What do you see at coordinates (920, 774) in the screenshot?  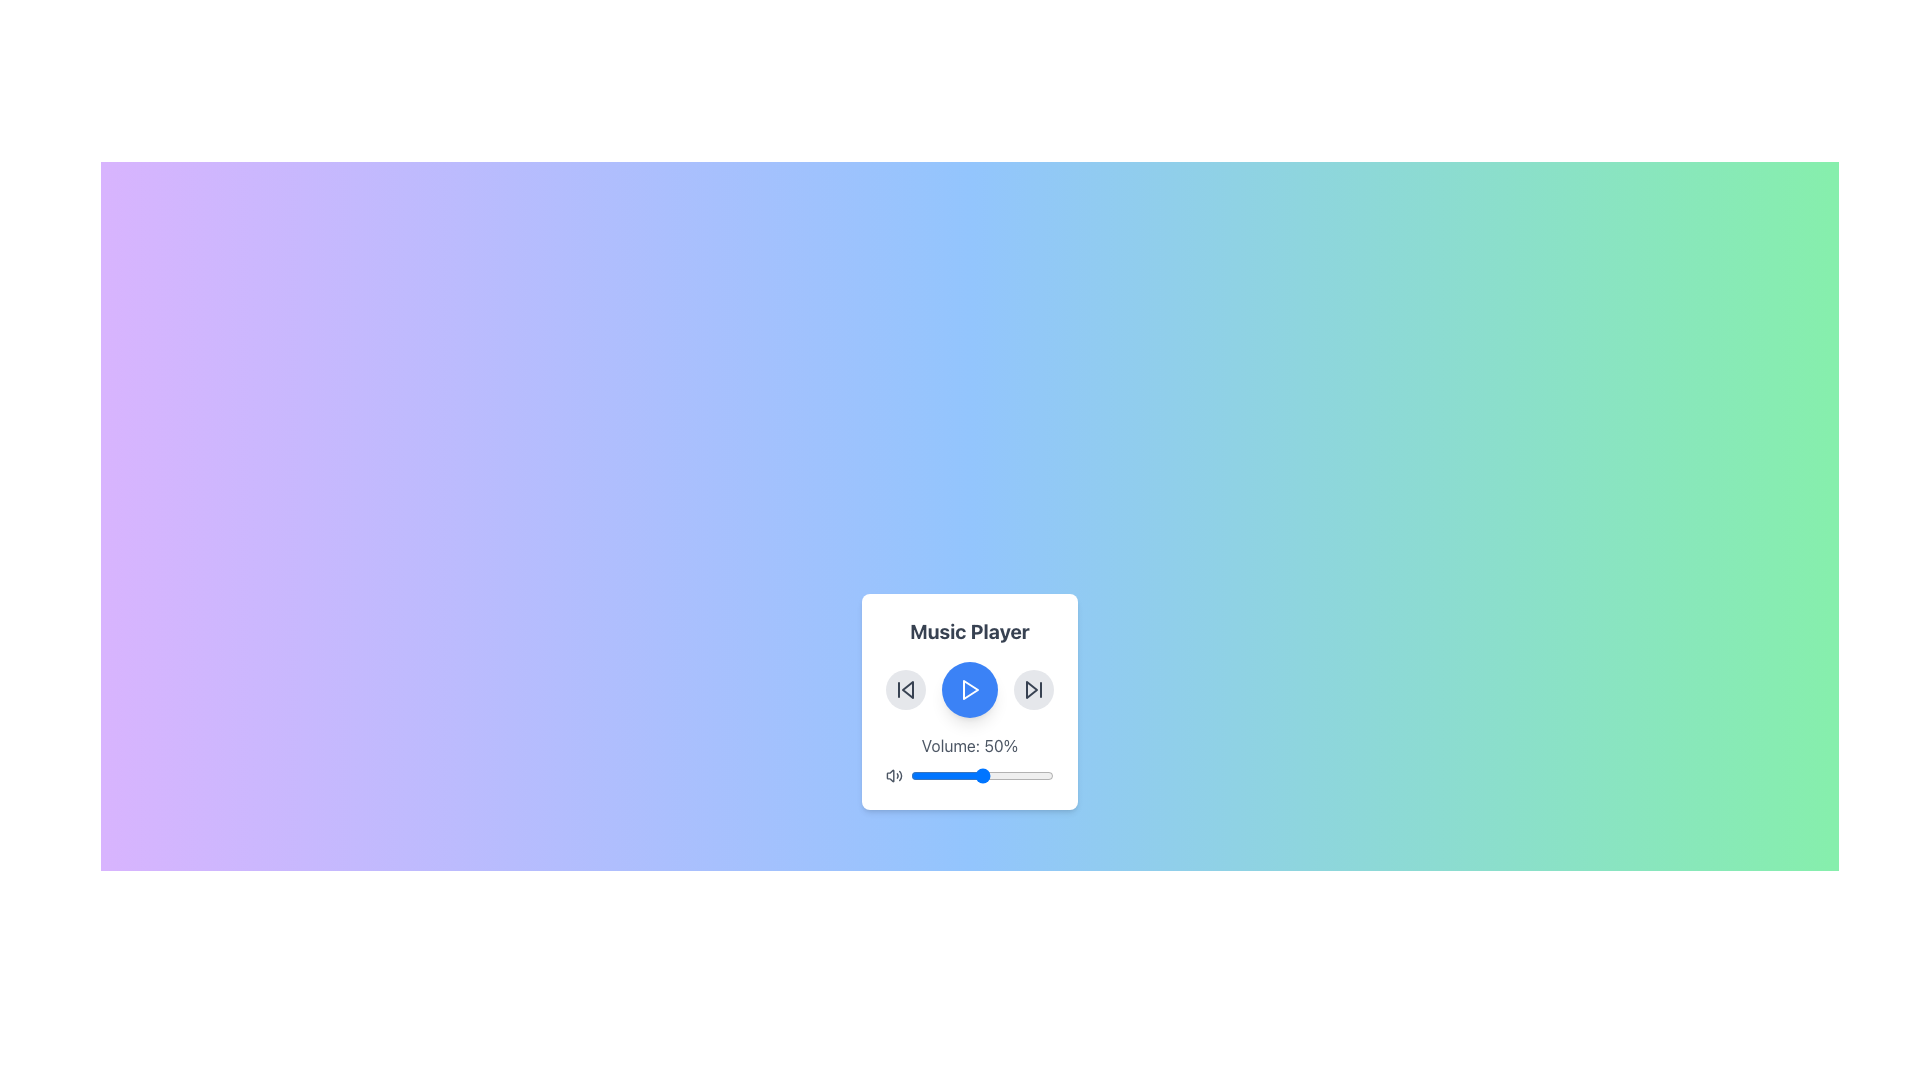 I see `the slider` at bounding box center [920, 774].